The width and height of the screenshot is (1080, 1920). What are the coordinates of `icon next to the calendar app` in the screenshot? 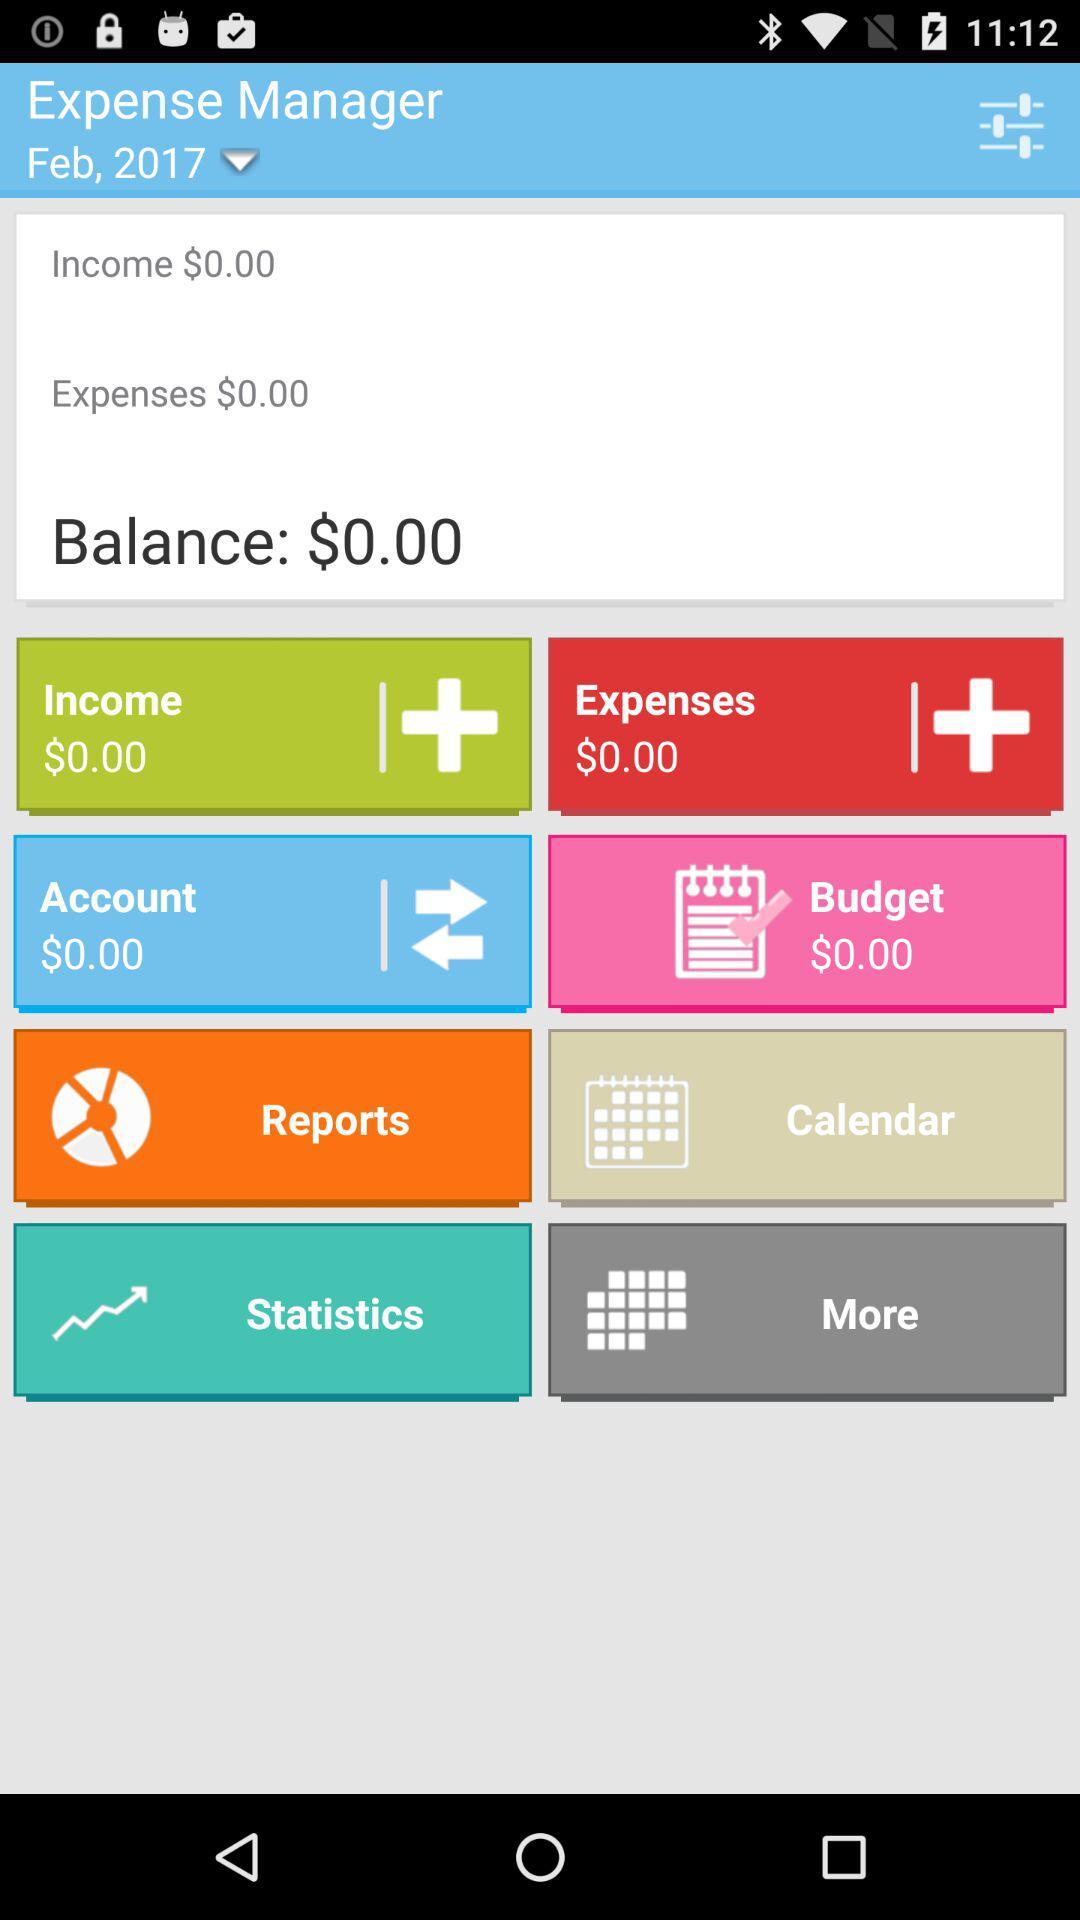 It's located at (272, 1312).